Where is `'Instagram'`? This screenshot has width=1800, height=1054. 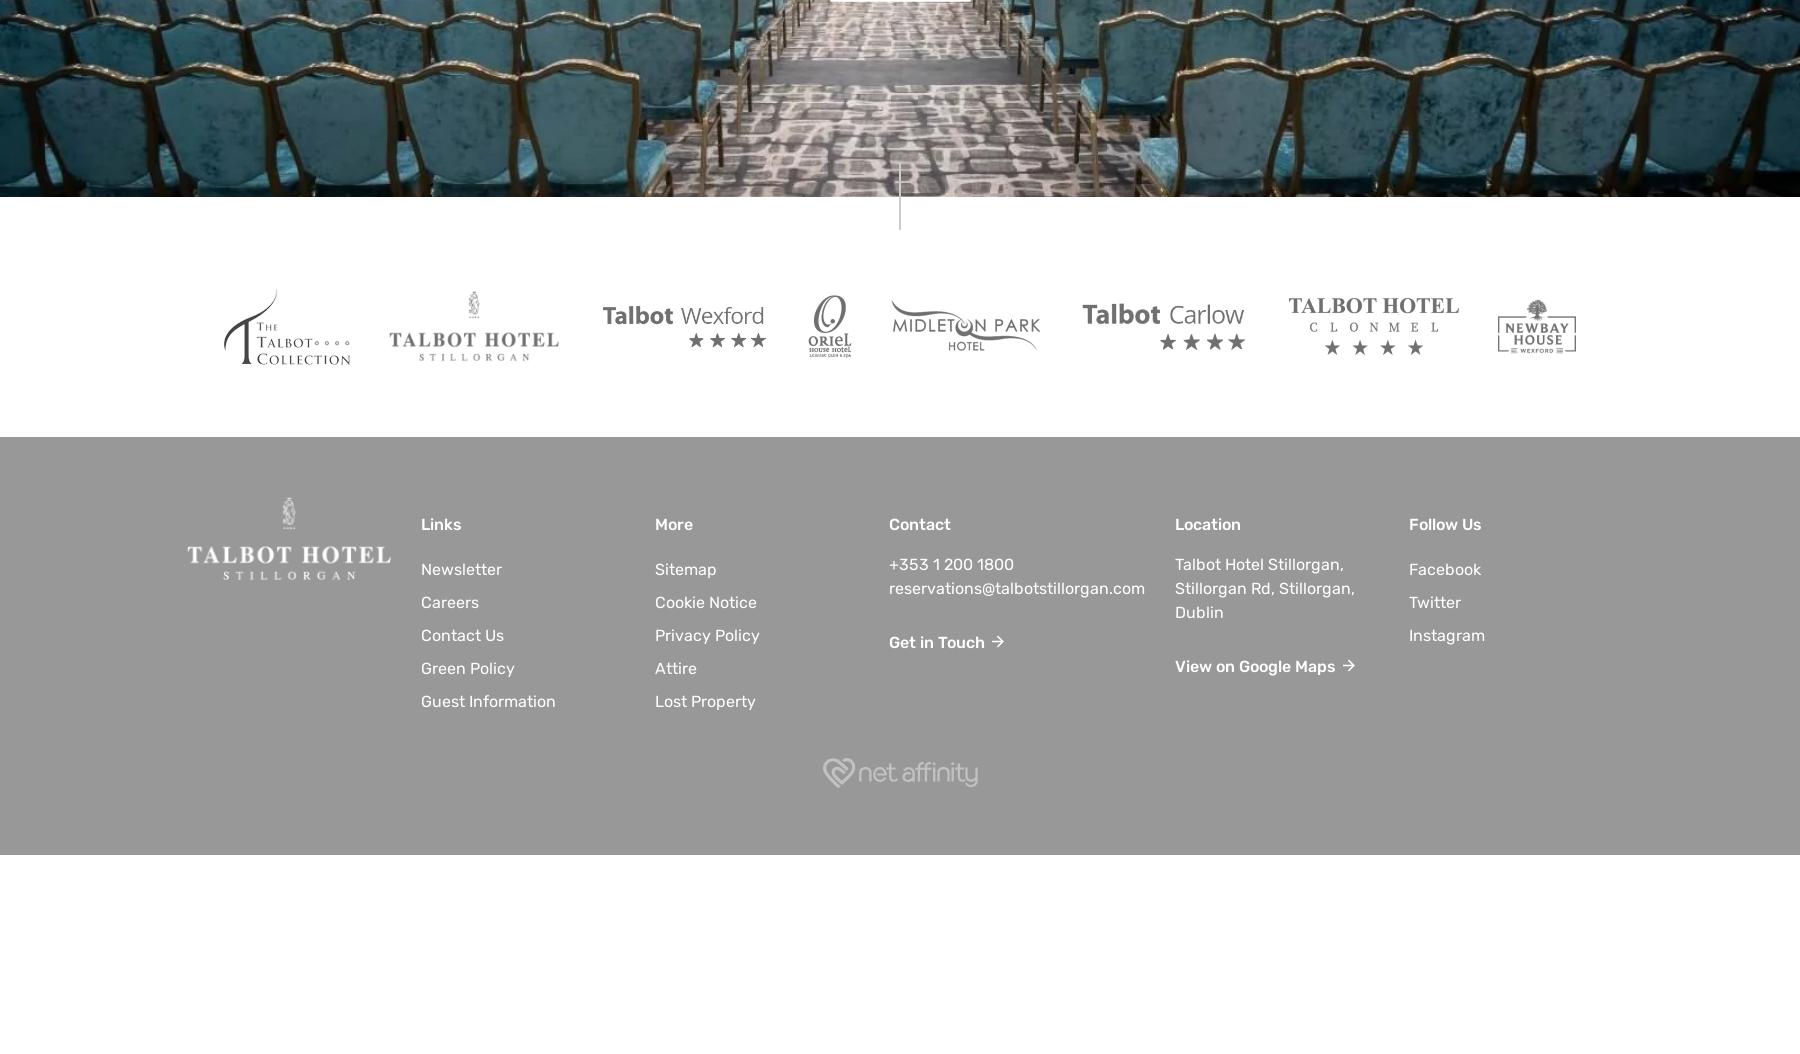
'Instagram' is located at coordinates (1446, 635).